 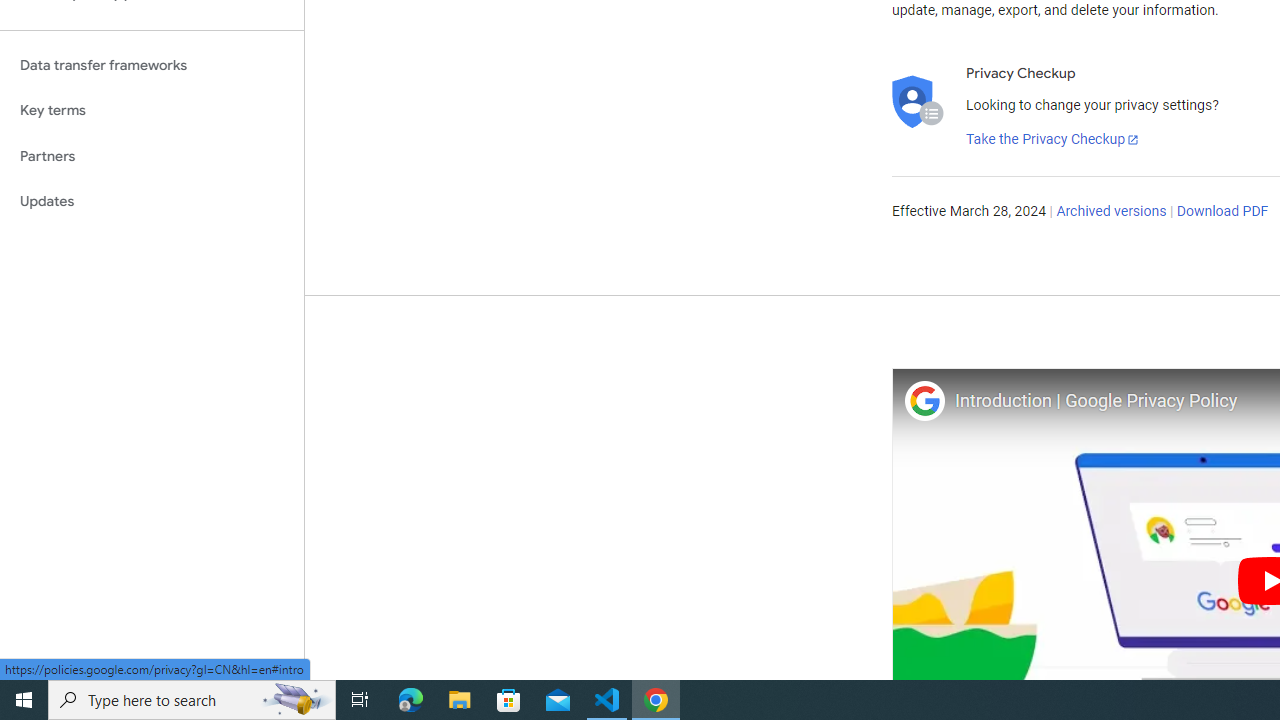 What do you see at coordinates (151, 110) in the screenshot?
I see `'Key terms'` at bounding box center [151, 110].